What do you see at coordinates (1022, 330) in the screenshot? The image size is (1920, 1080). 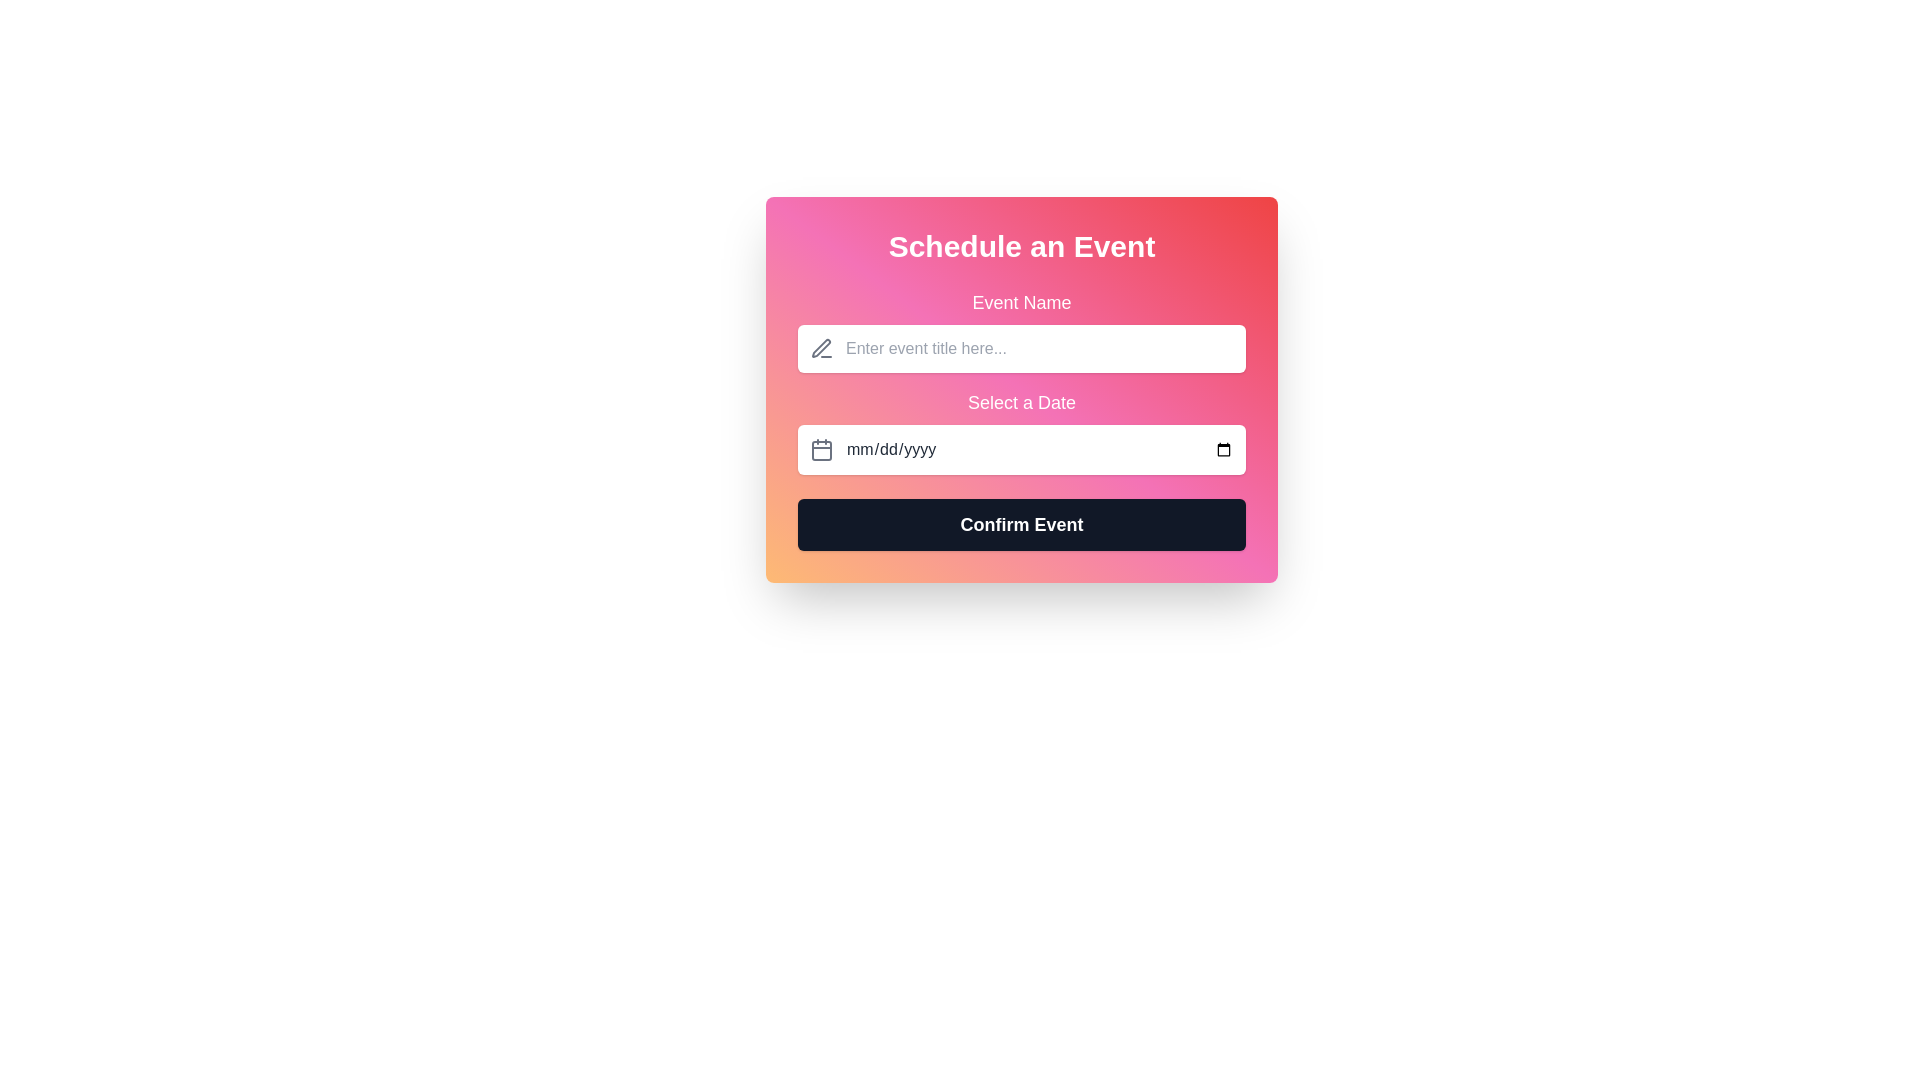 I see `the text input field labeled 'Event Name' to focus it, which is located in the red rectangular region below the label and has a pen icon as a prefix` at bounding box center [1022, 330].